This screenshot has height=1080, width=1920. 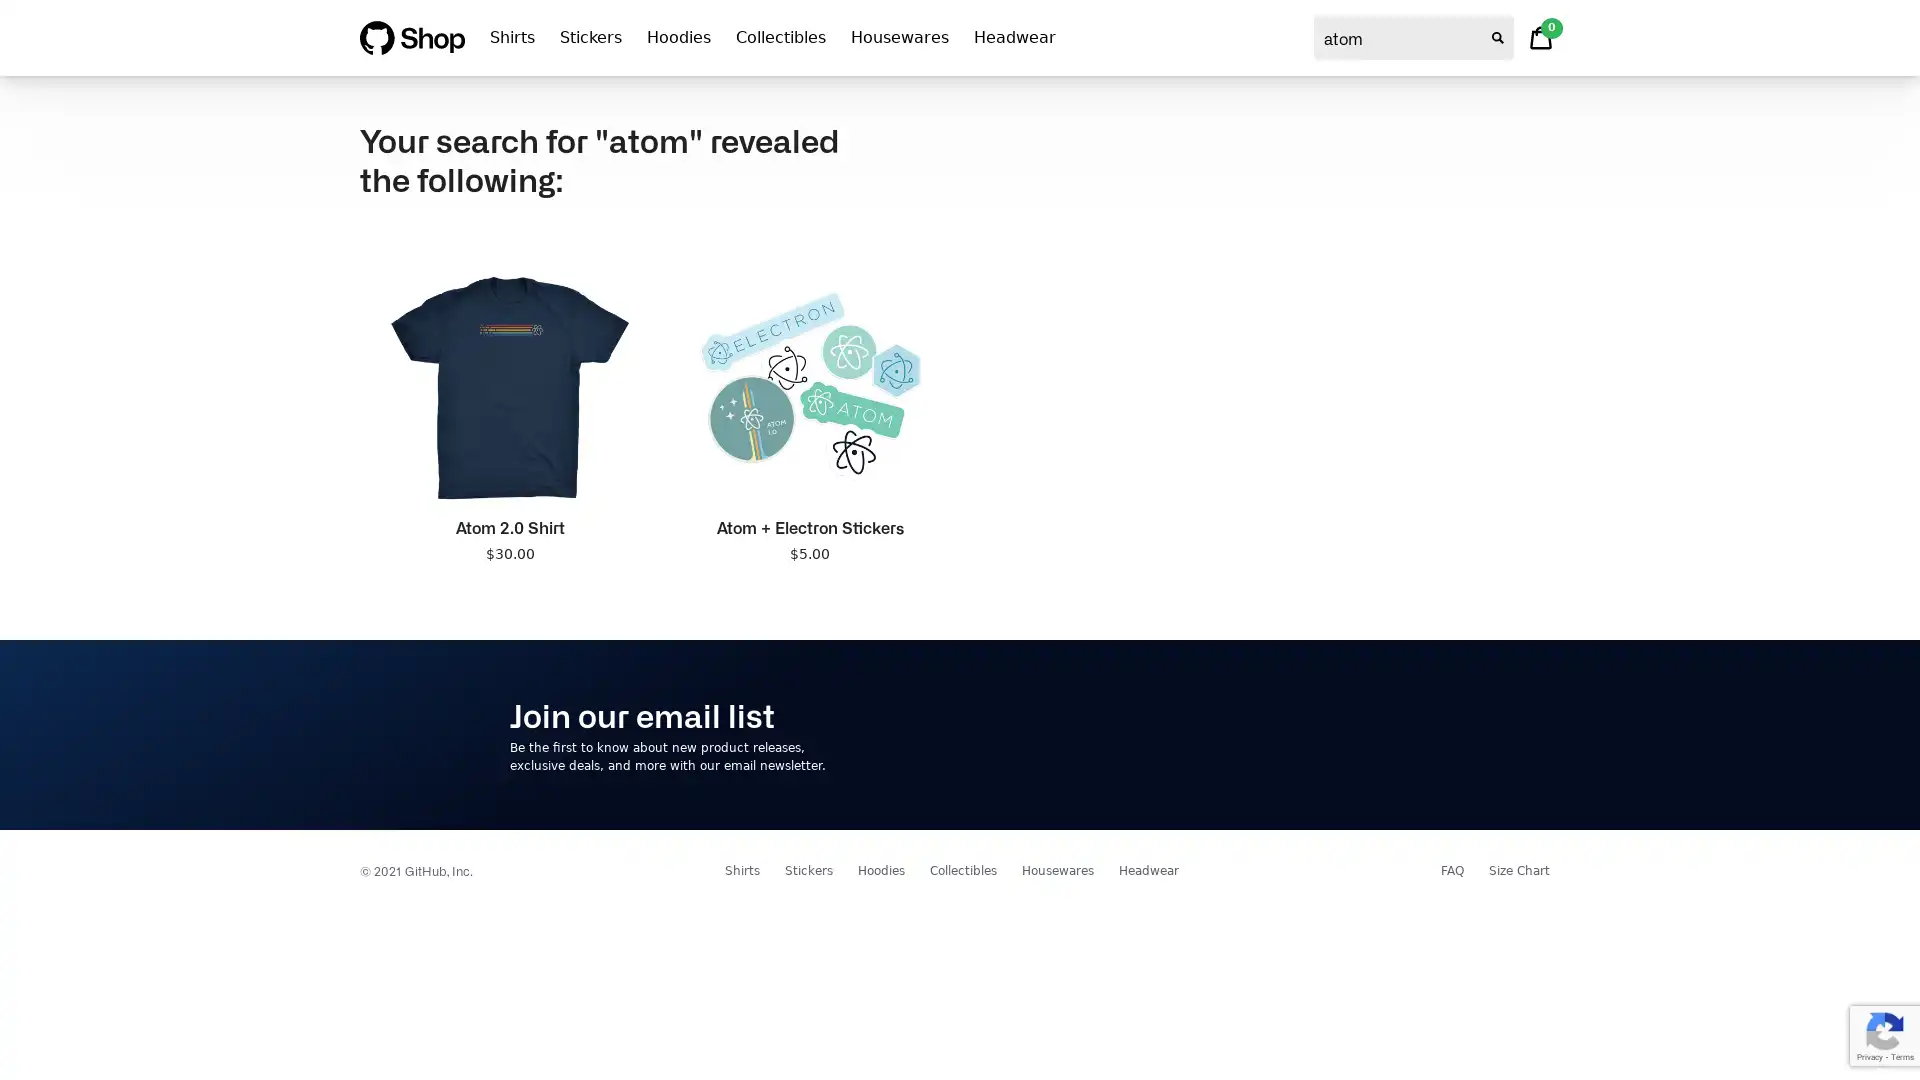 What do you see at coordinates (1349, 735) in the screenshot?
I see `Subscribe` at bounding box center [1349, 735].